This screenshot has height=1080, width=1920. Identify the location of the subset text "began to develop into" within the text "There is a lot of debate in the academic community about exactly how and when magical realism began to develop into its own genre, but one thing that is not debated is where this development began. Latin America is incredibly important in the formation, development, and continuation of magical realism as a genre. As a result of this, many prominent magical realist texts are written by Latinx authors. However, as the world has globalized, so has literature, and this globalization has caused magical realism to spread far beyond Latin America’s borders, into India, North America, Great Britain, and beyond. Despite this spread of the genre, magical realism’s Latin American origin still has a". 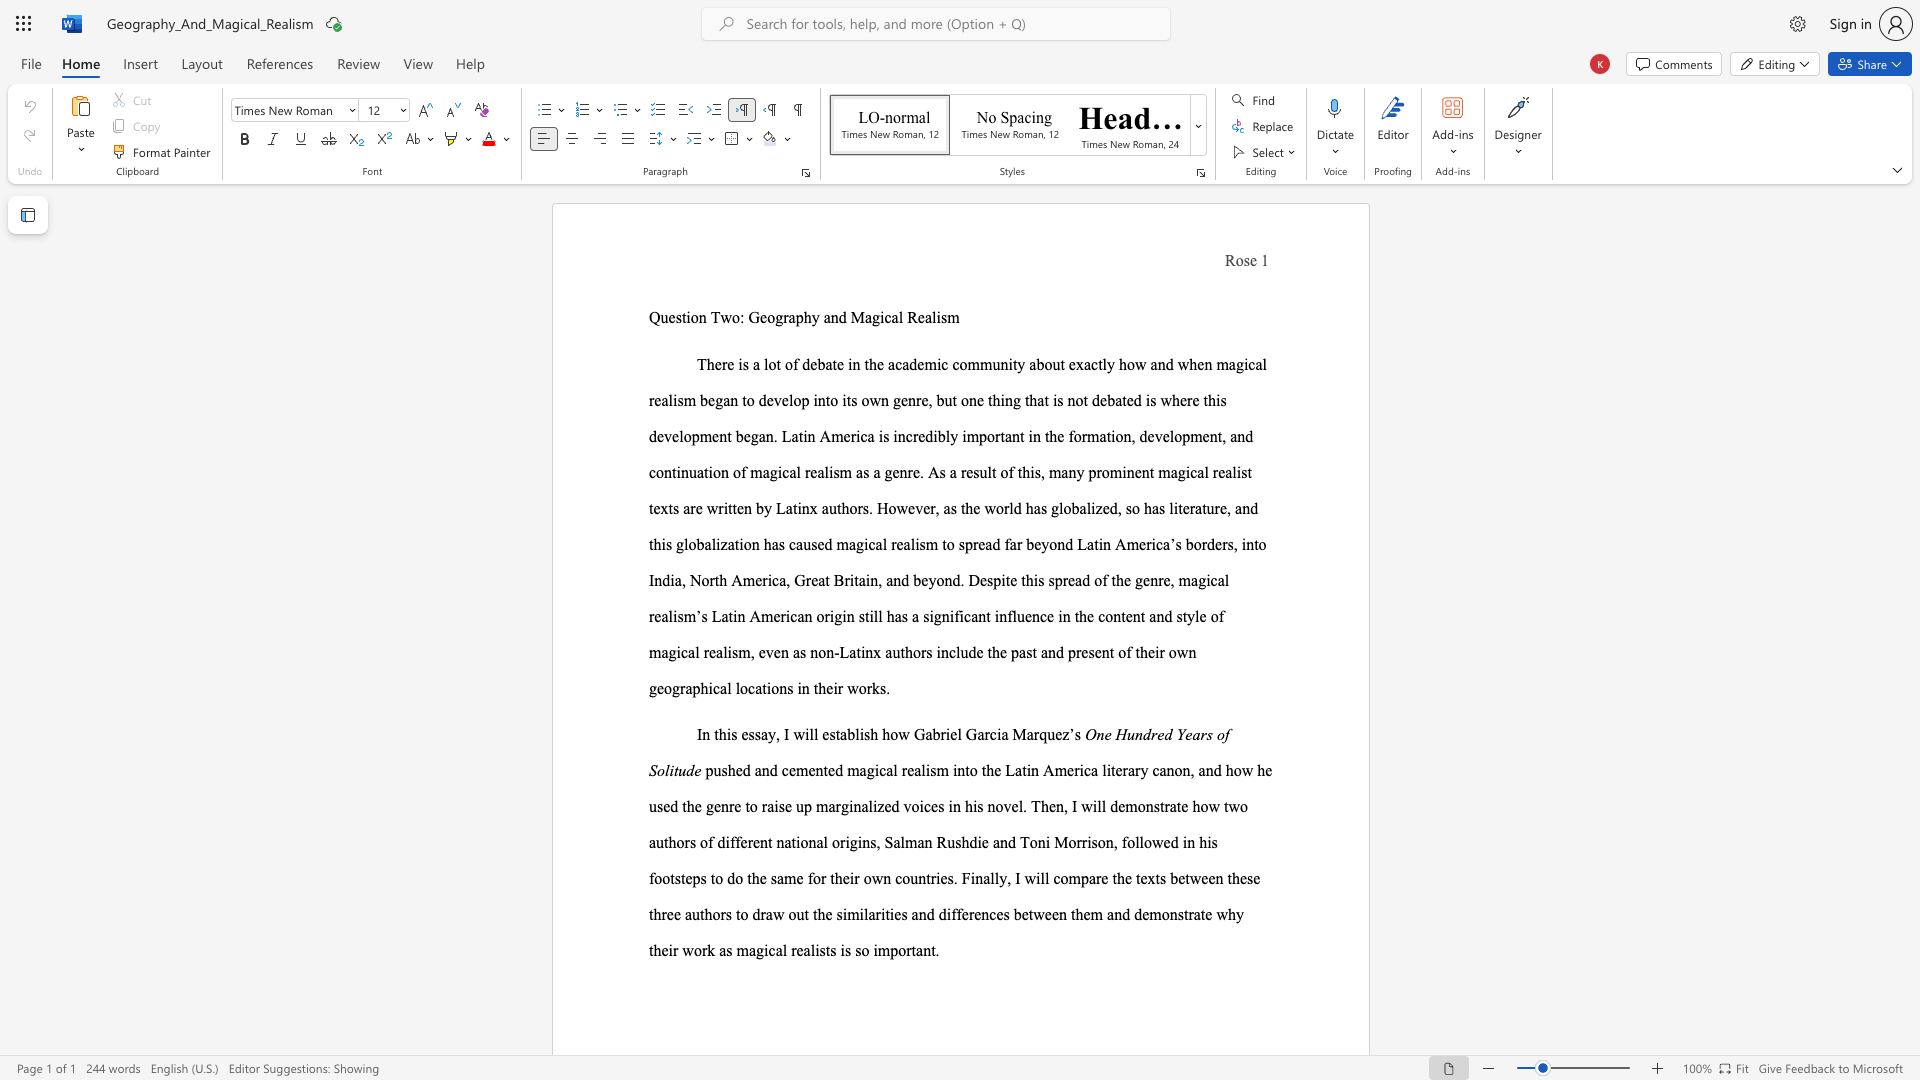
(700, 400).